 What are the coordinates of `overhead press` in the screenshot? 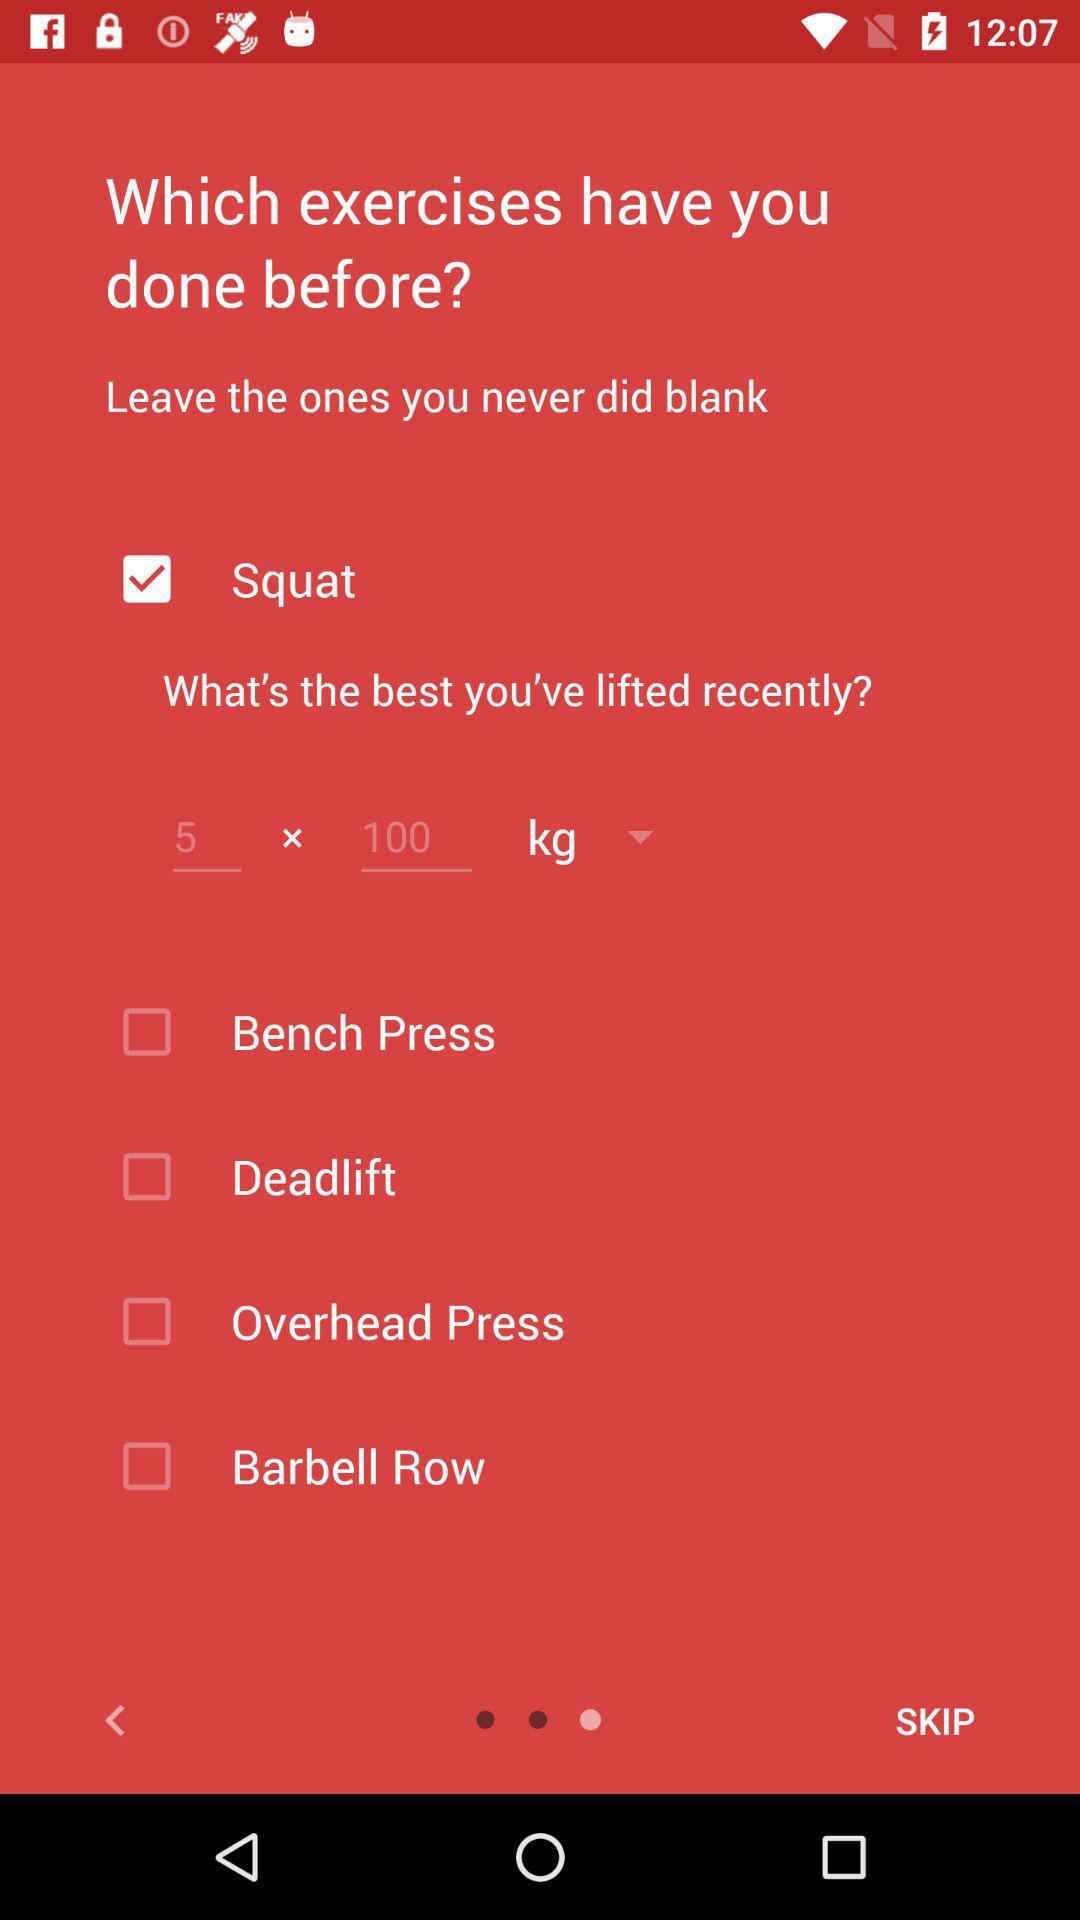 It's located at (591, 1321).